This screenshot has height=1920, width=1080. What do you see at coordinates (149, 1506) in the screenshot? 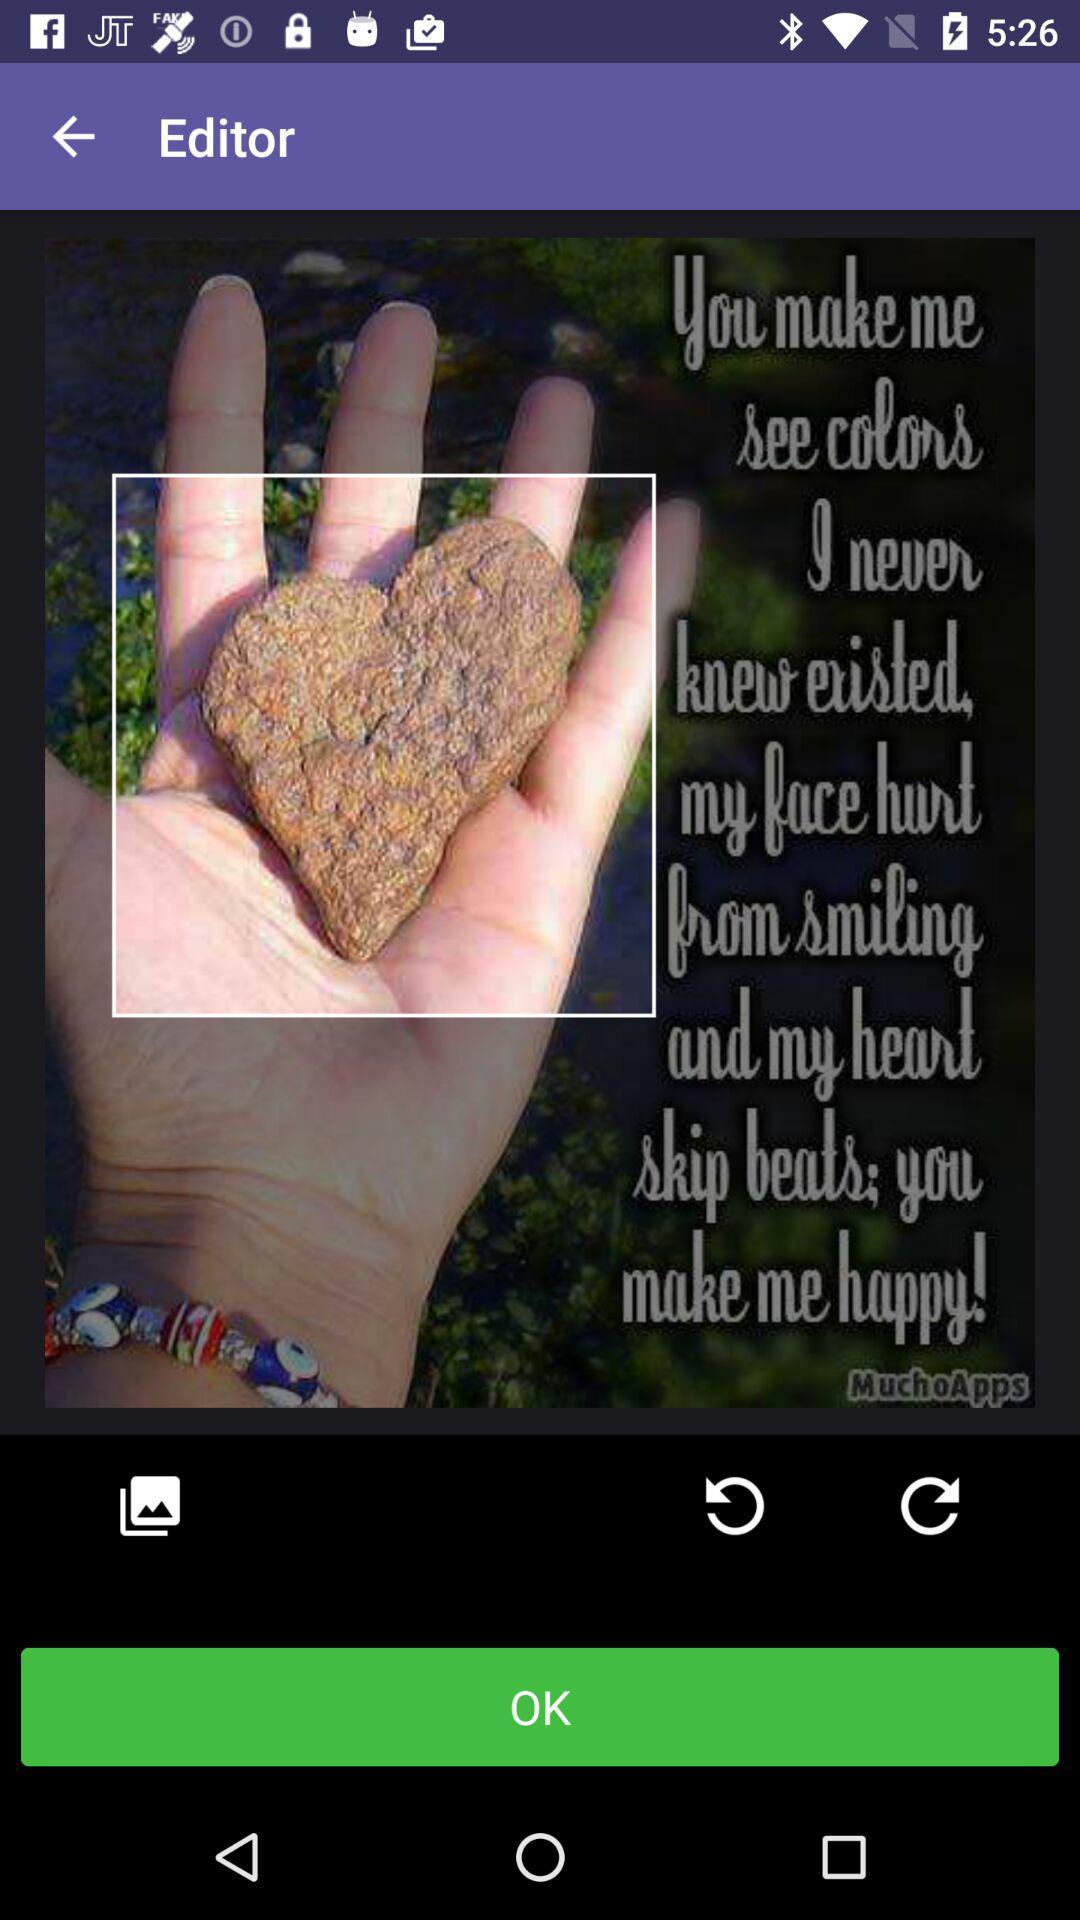
I see `image select option` at bounding box center [149, 1506].